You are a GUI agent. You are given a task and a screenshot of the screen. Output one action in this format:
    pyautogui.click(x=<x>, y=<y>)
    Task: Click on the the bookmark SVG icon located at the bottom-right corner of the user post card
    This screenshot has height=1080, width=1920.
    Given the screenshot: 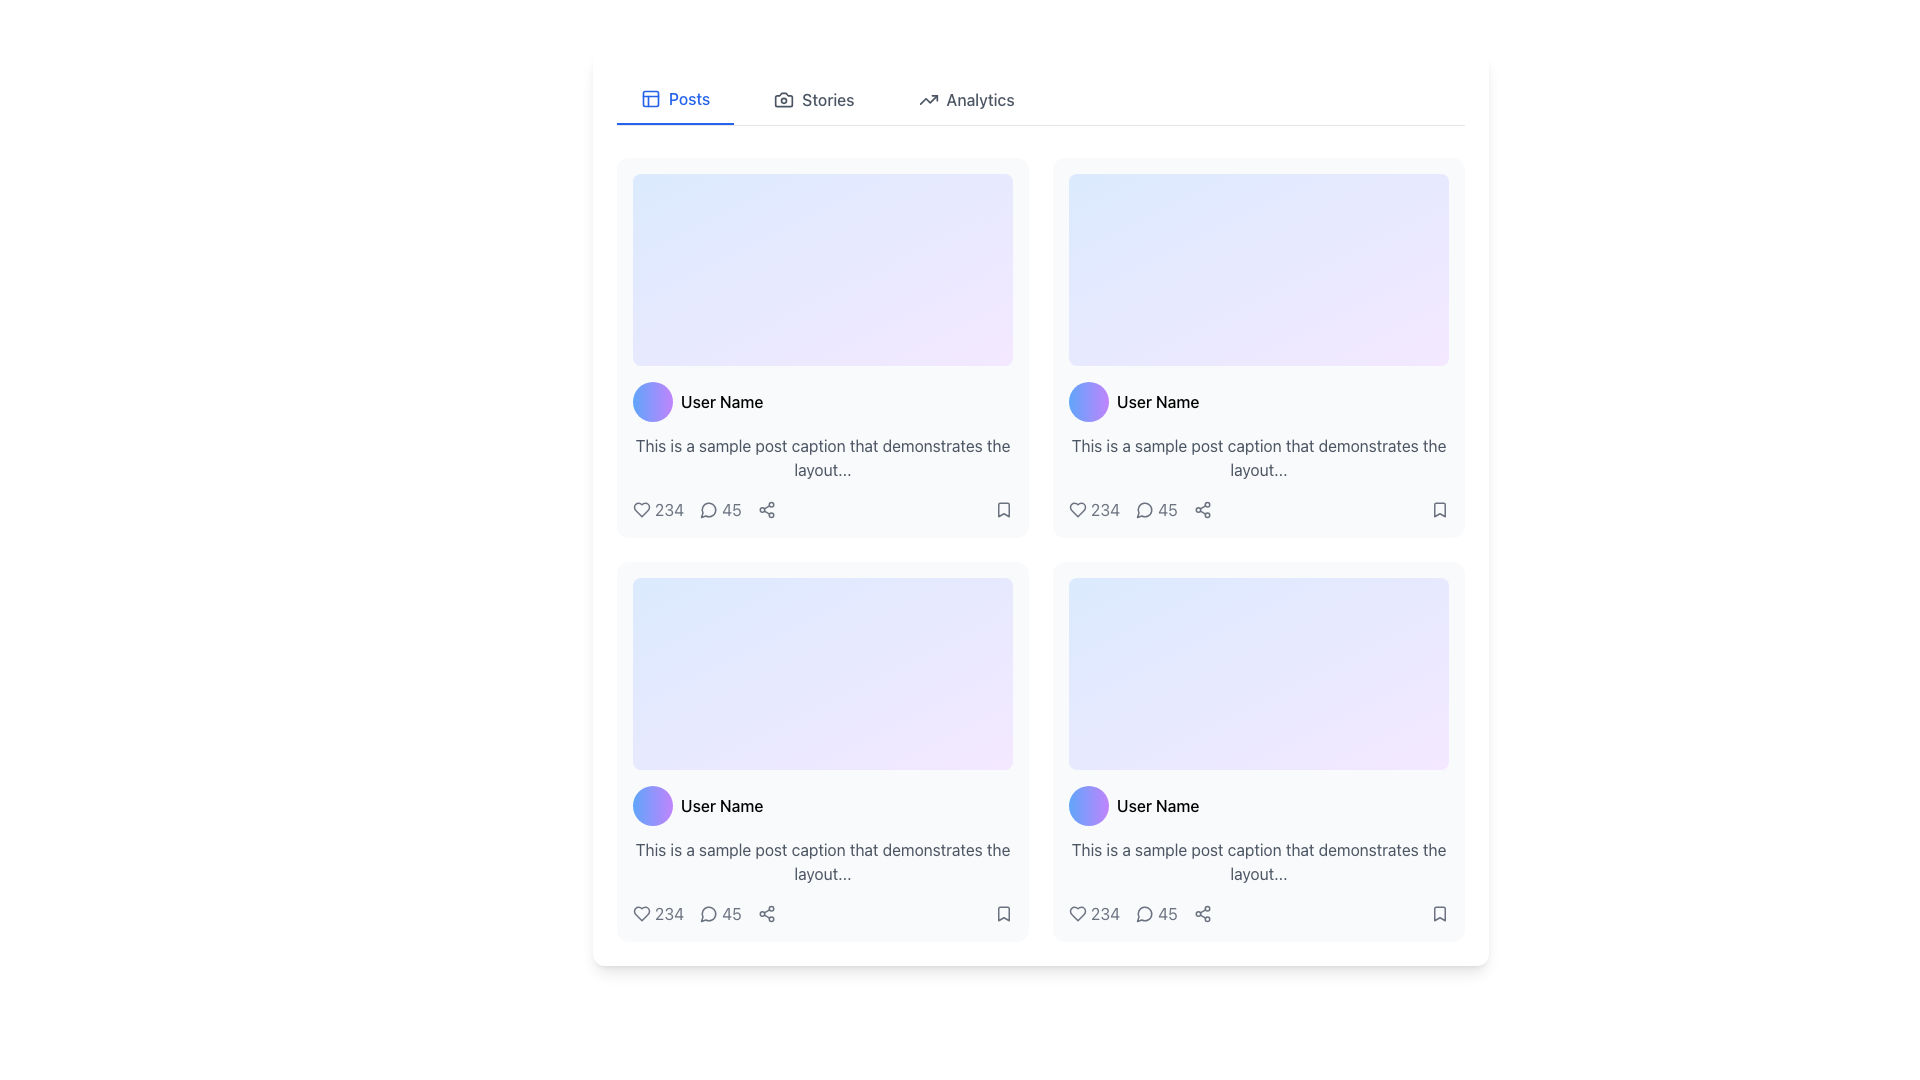 What is the action you would take?
    pyautogui.click(x=1440, y=508)
    